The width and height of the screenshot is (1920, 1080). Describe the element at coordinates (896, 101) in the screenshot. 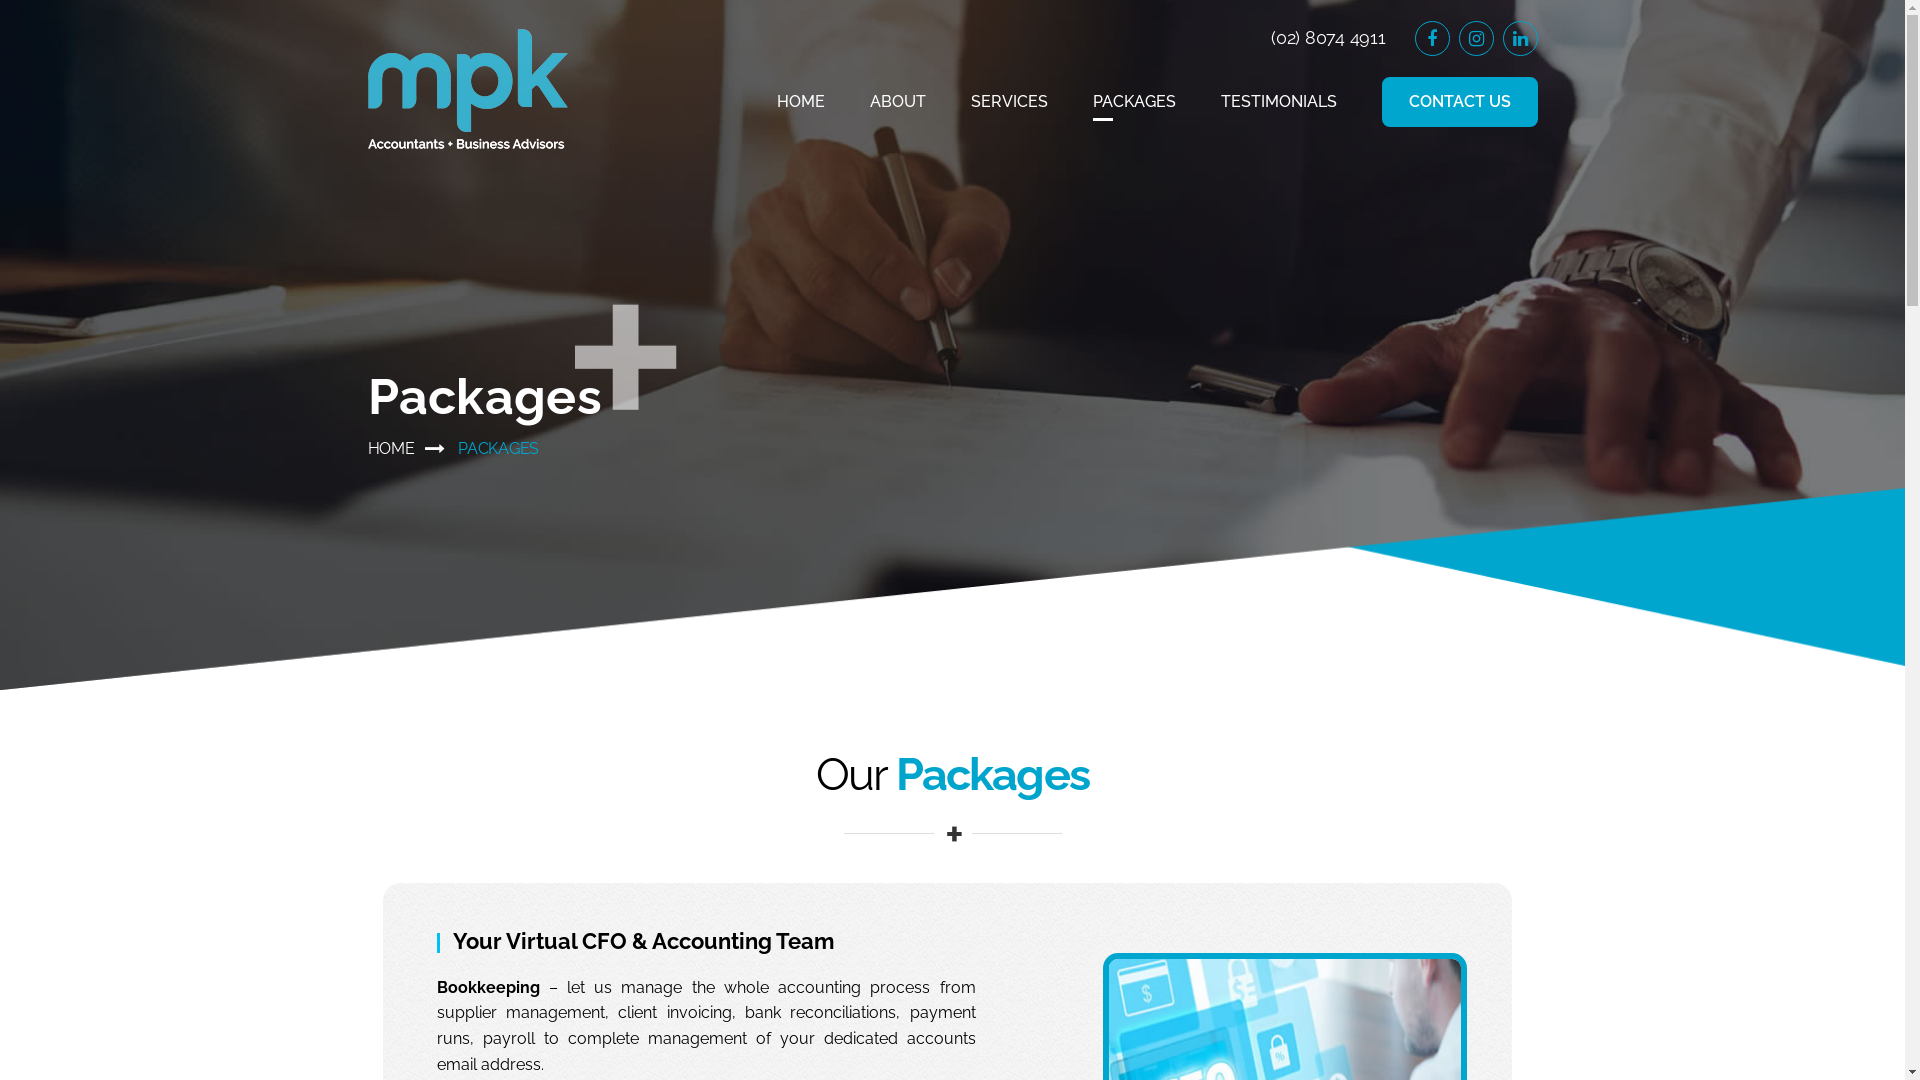

I see `'ABOUT'` at that location.